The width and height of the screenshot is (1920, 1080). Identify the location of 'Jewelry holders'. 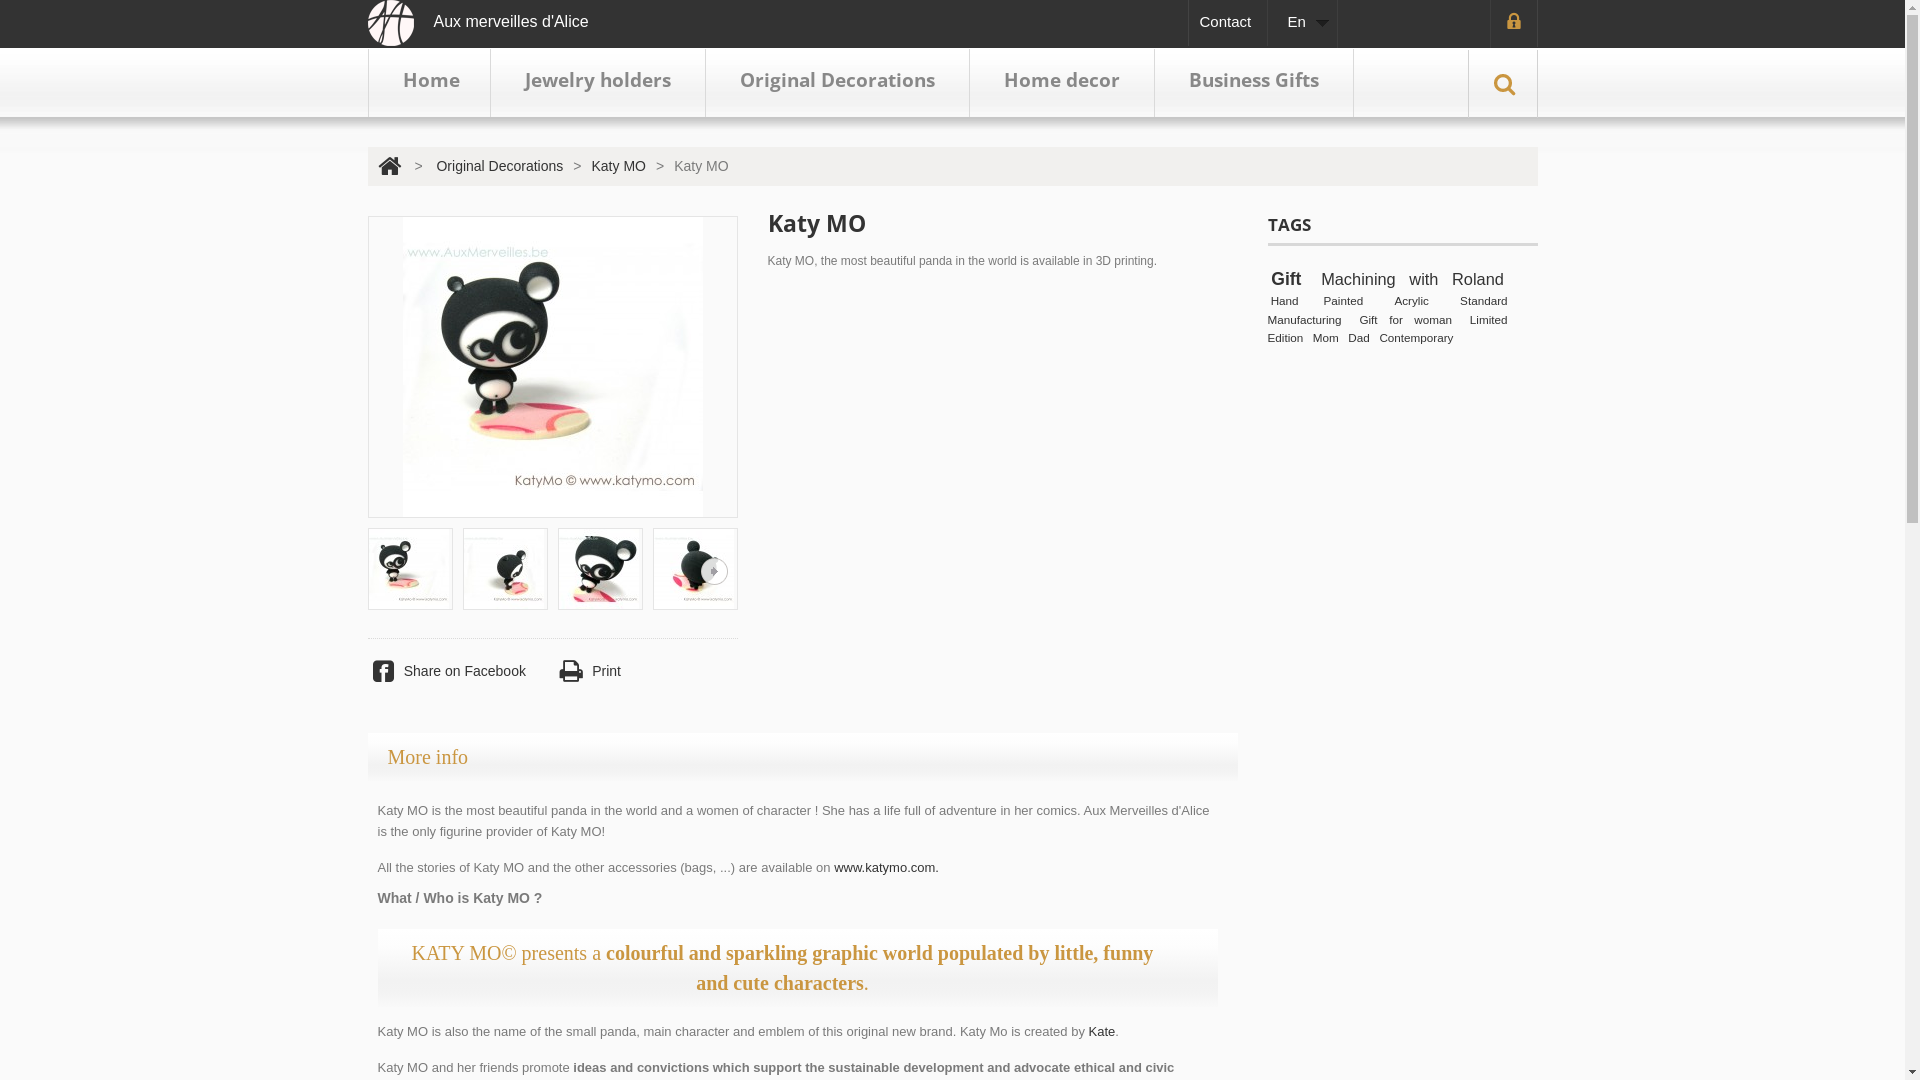
(595, 82).